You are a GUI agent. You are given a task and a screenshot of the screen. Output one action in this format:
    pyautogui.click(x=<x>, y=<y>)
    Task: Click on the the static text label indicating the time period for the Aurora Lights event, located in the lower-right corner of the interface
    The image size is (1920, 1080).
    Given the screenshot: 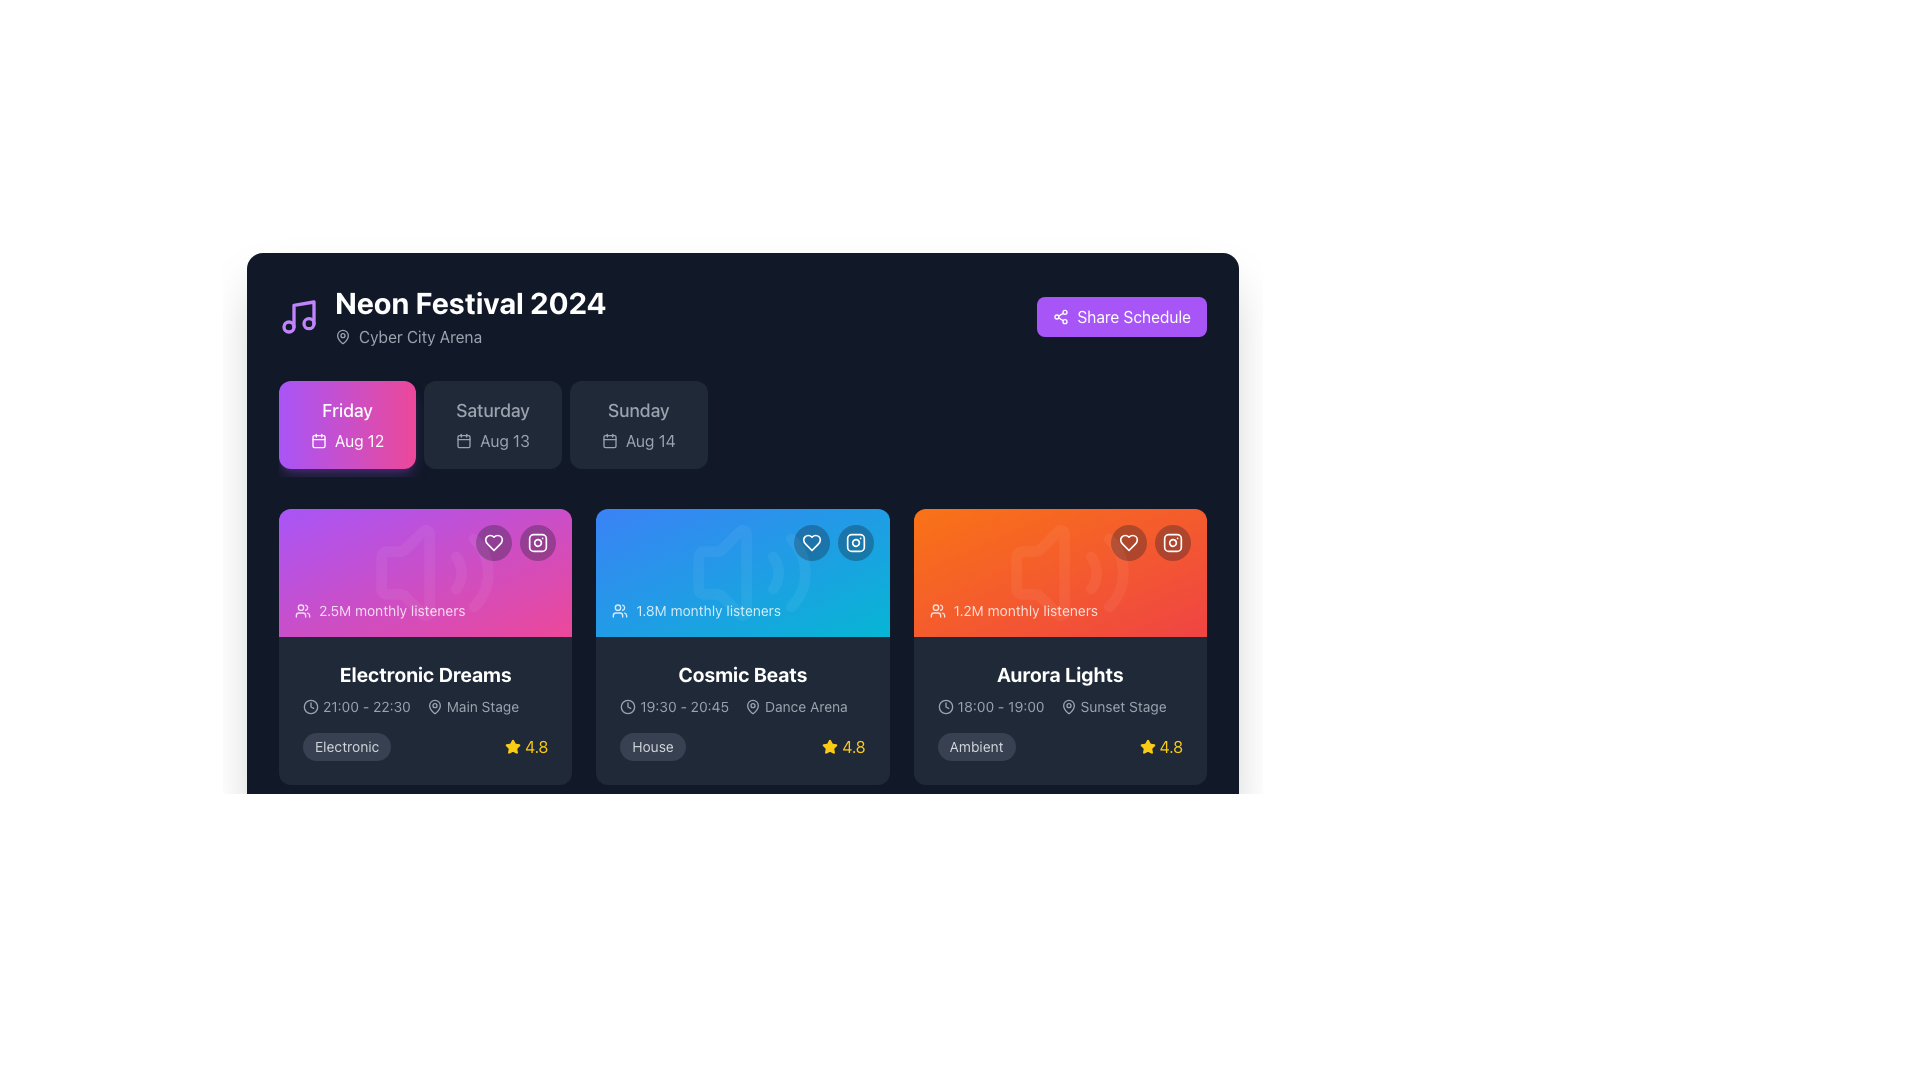 What is the action you would take?
    pyautogui.click(x=1001, y=705)
    